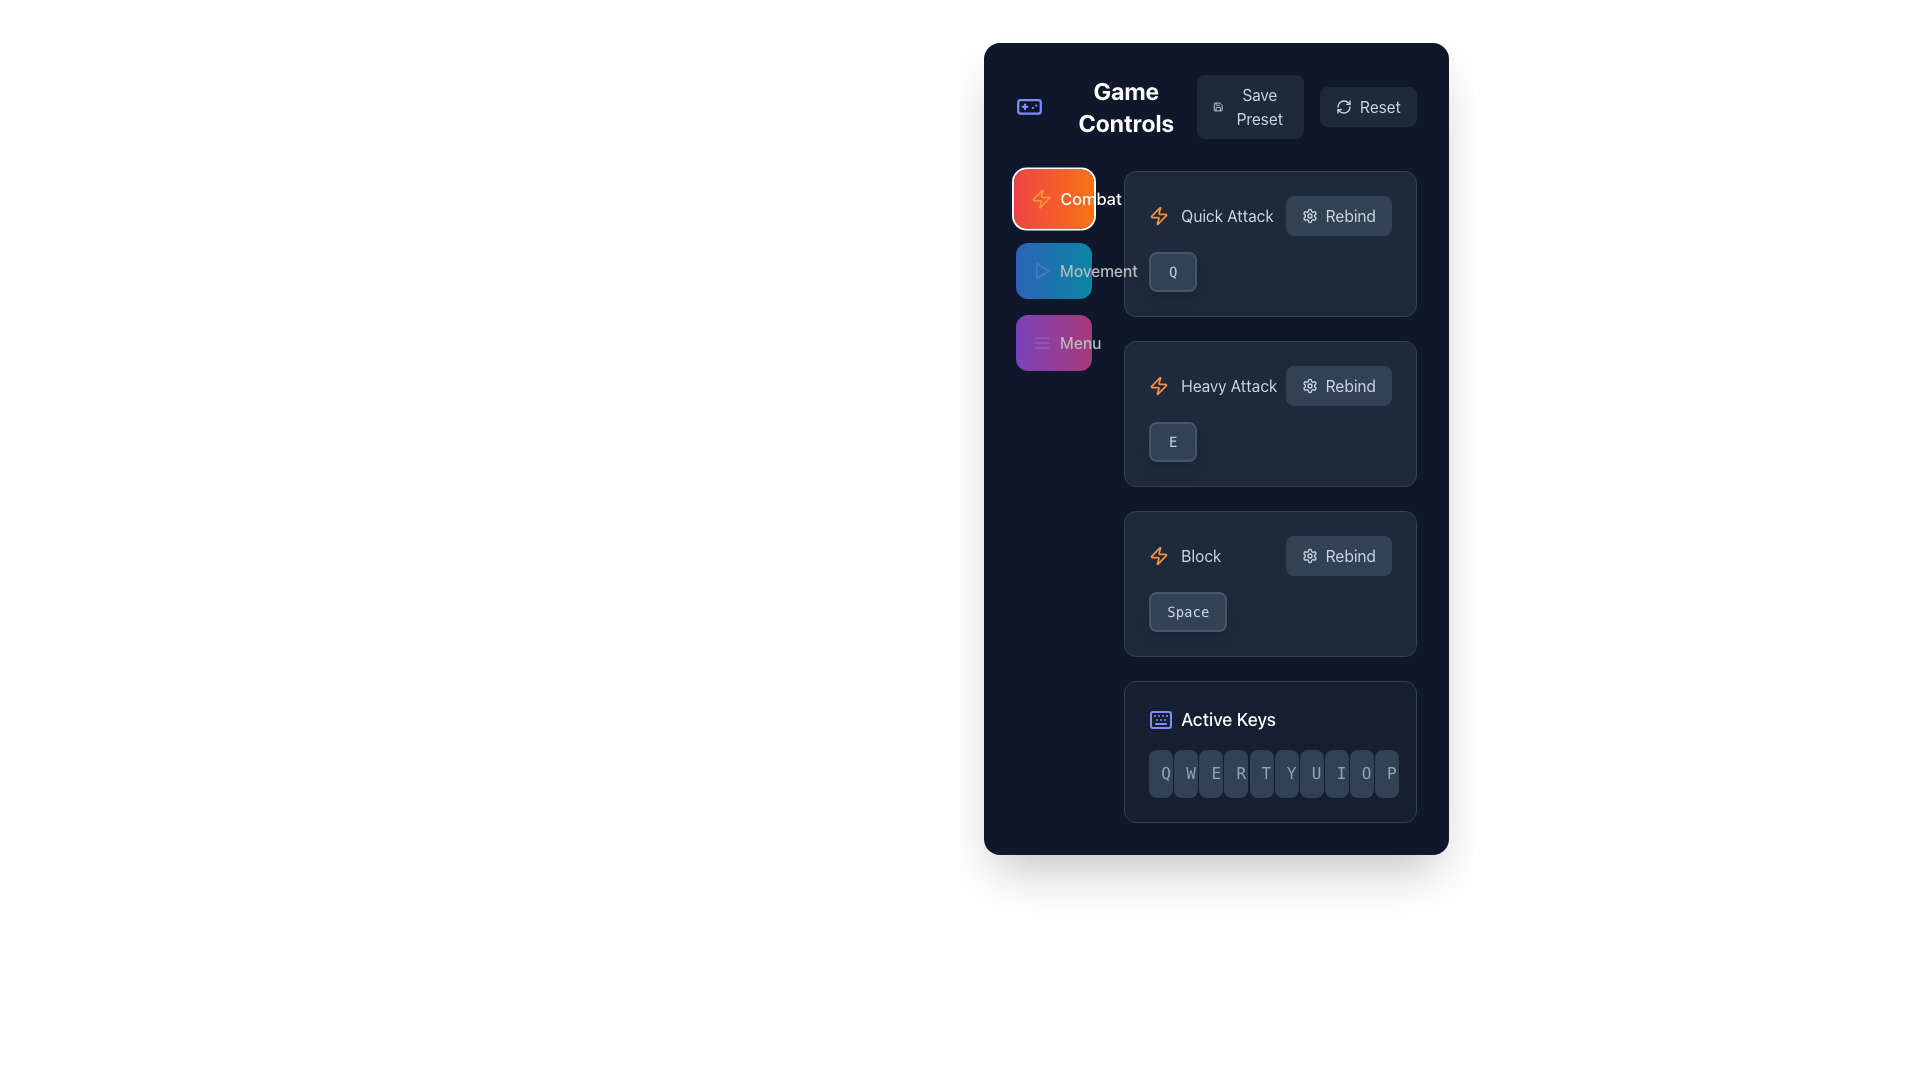 The width and height of the screenshot is (1920, 1080). I want to click on the 'Q' key representation button in the 'Active Keys' section, which is the first button in a horizontal sequence of ten key-like elements, so click(1161, 773).